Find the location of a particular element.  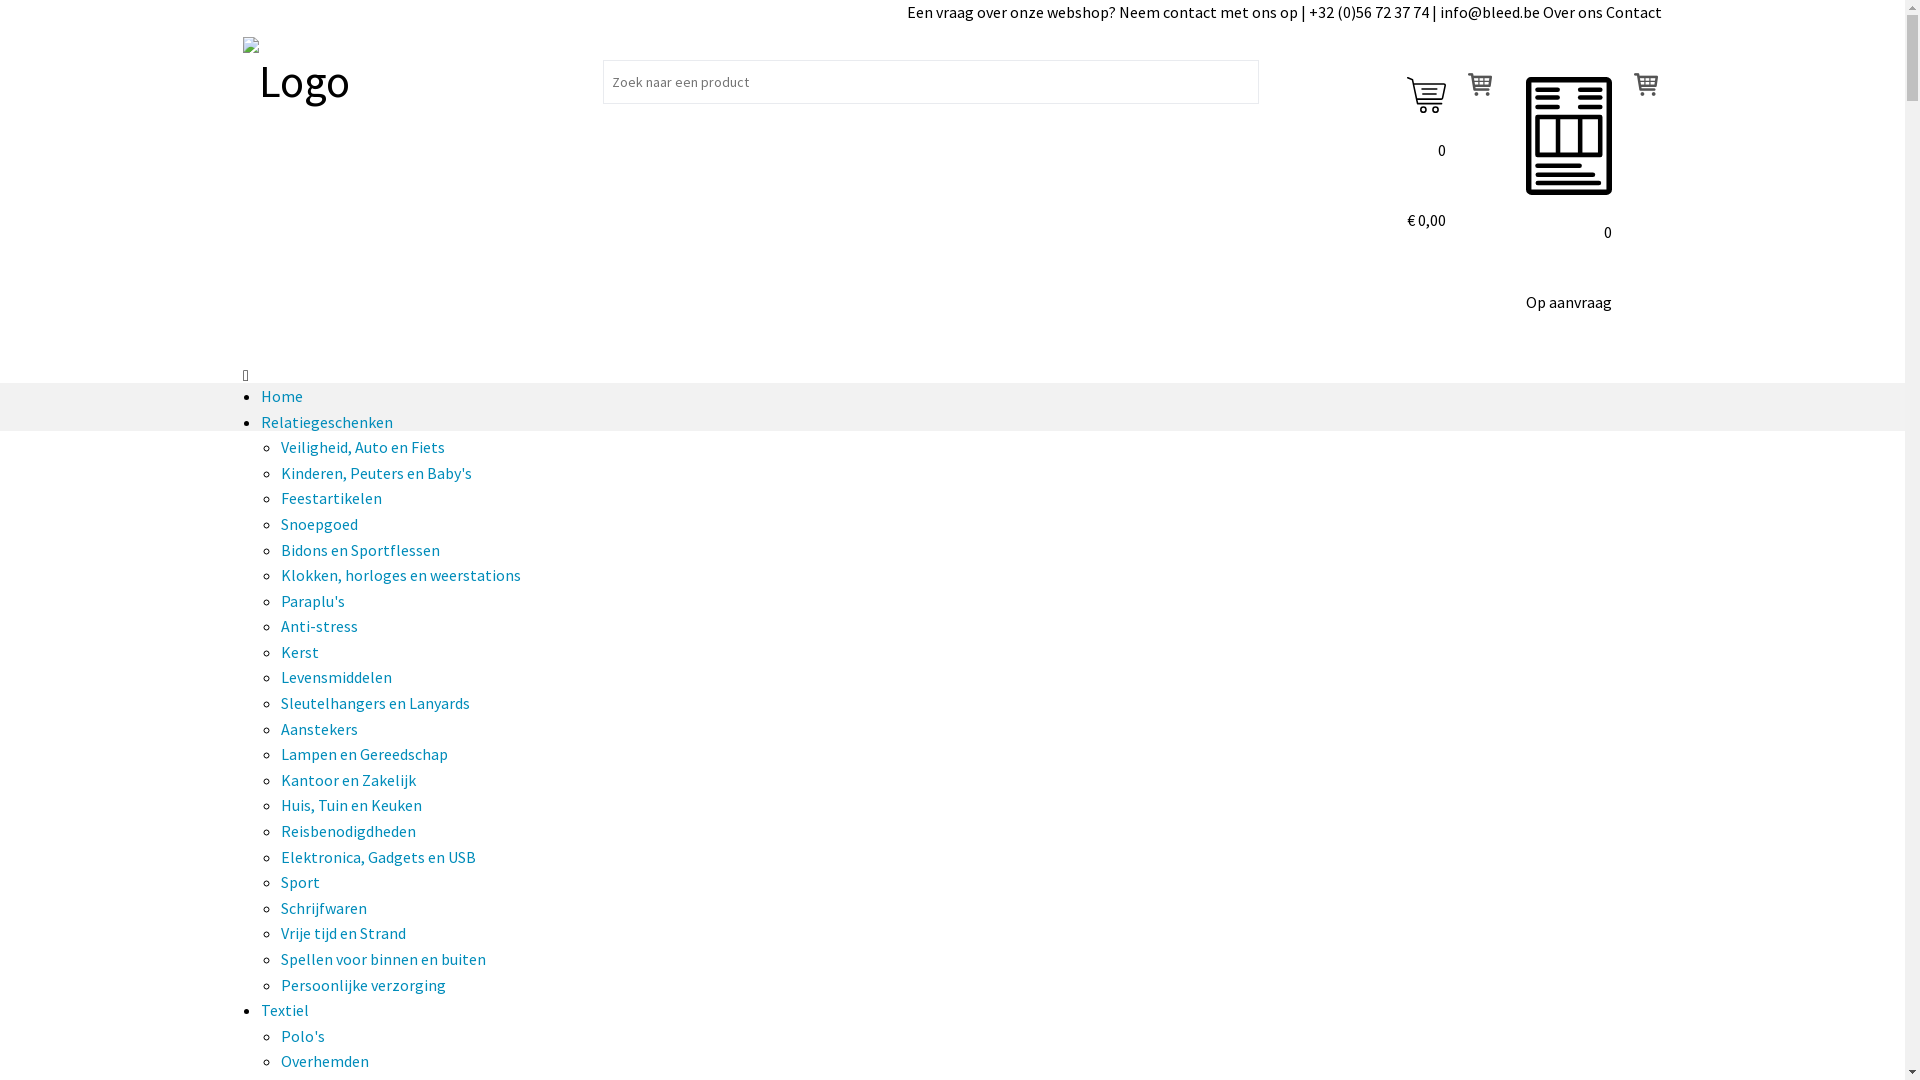

'Lampen en Gereedschap' is located at coordinates (364, 753).